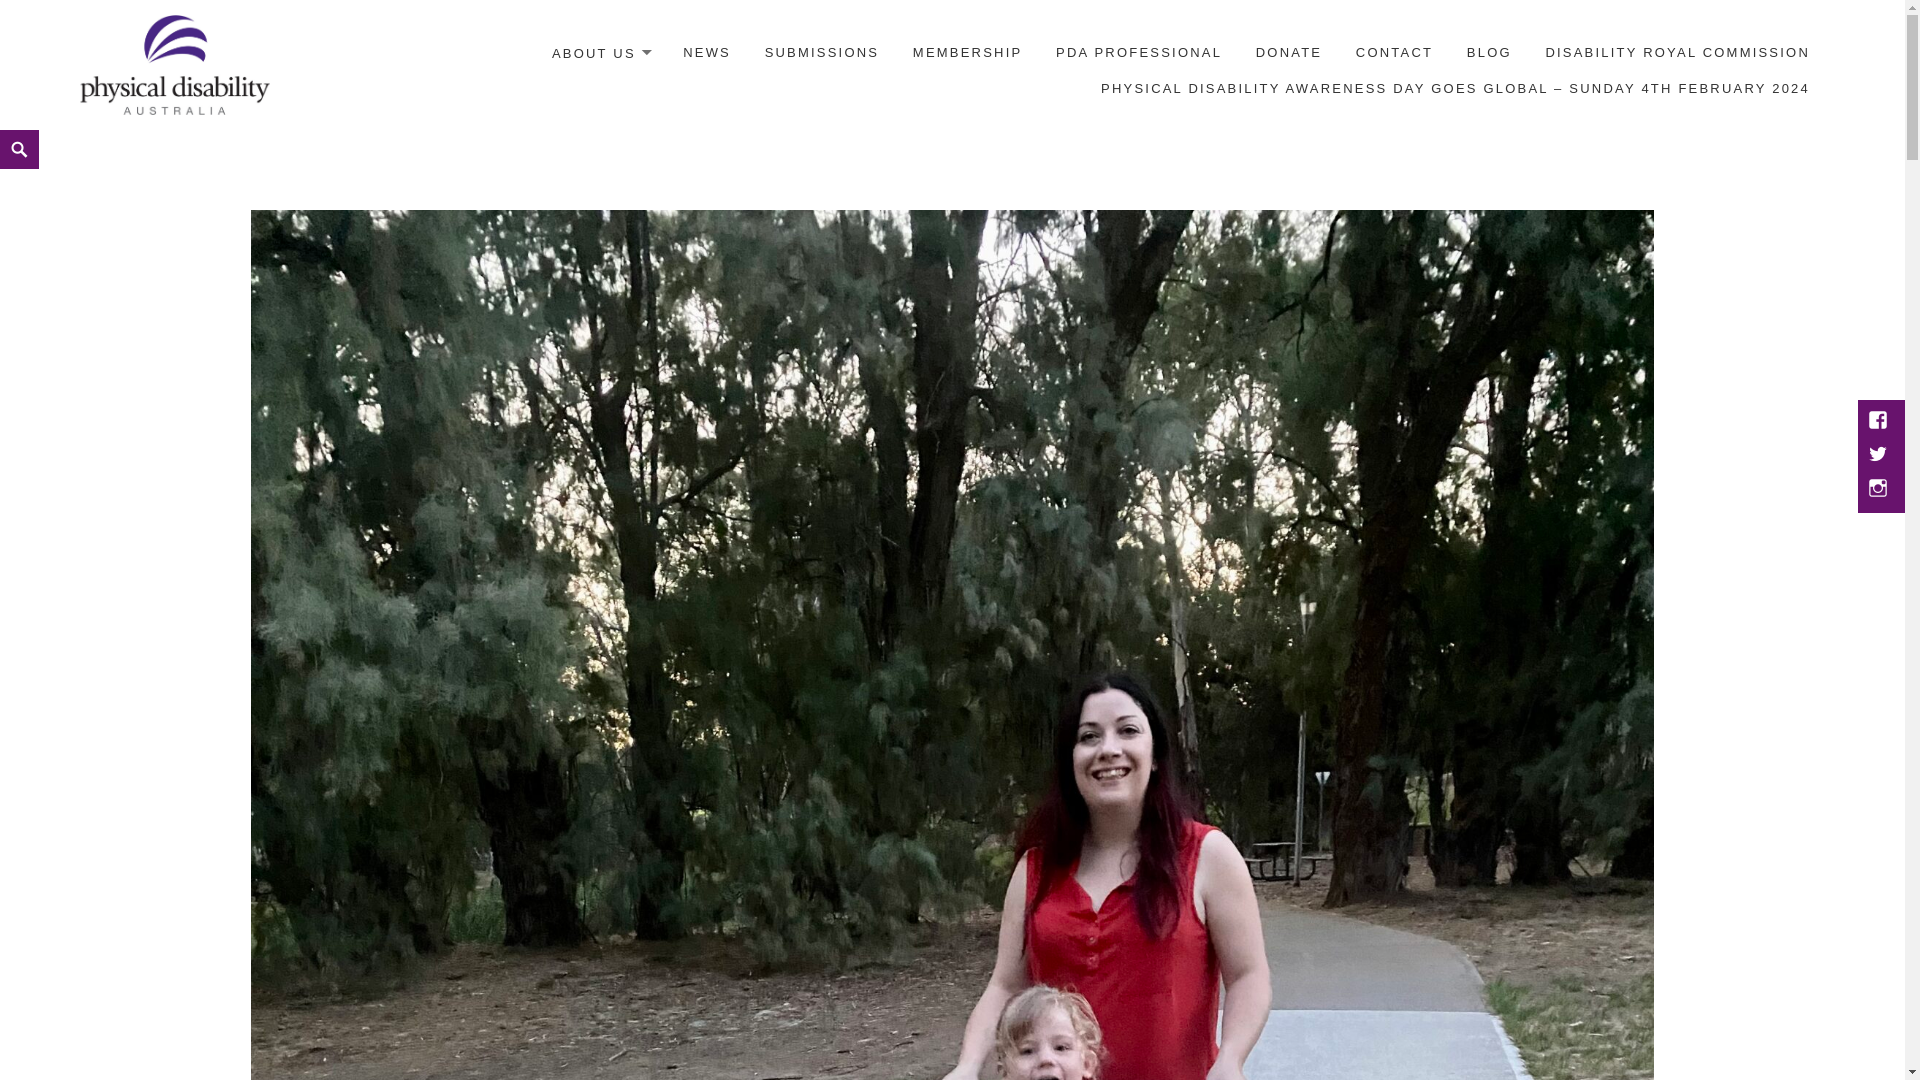 The height and width of the screenshot is (1080, 1920). I want to click on 'Facebook', so click(1879, 420).